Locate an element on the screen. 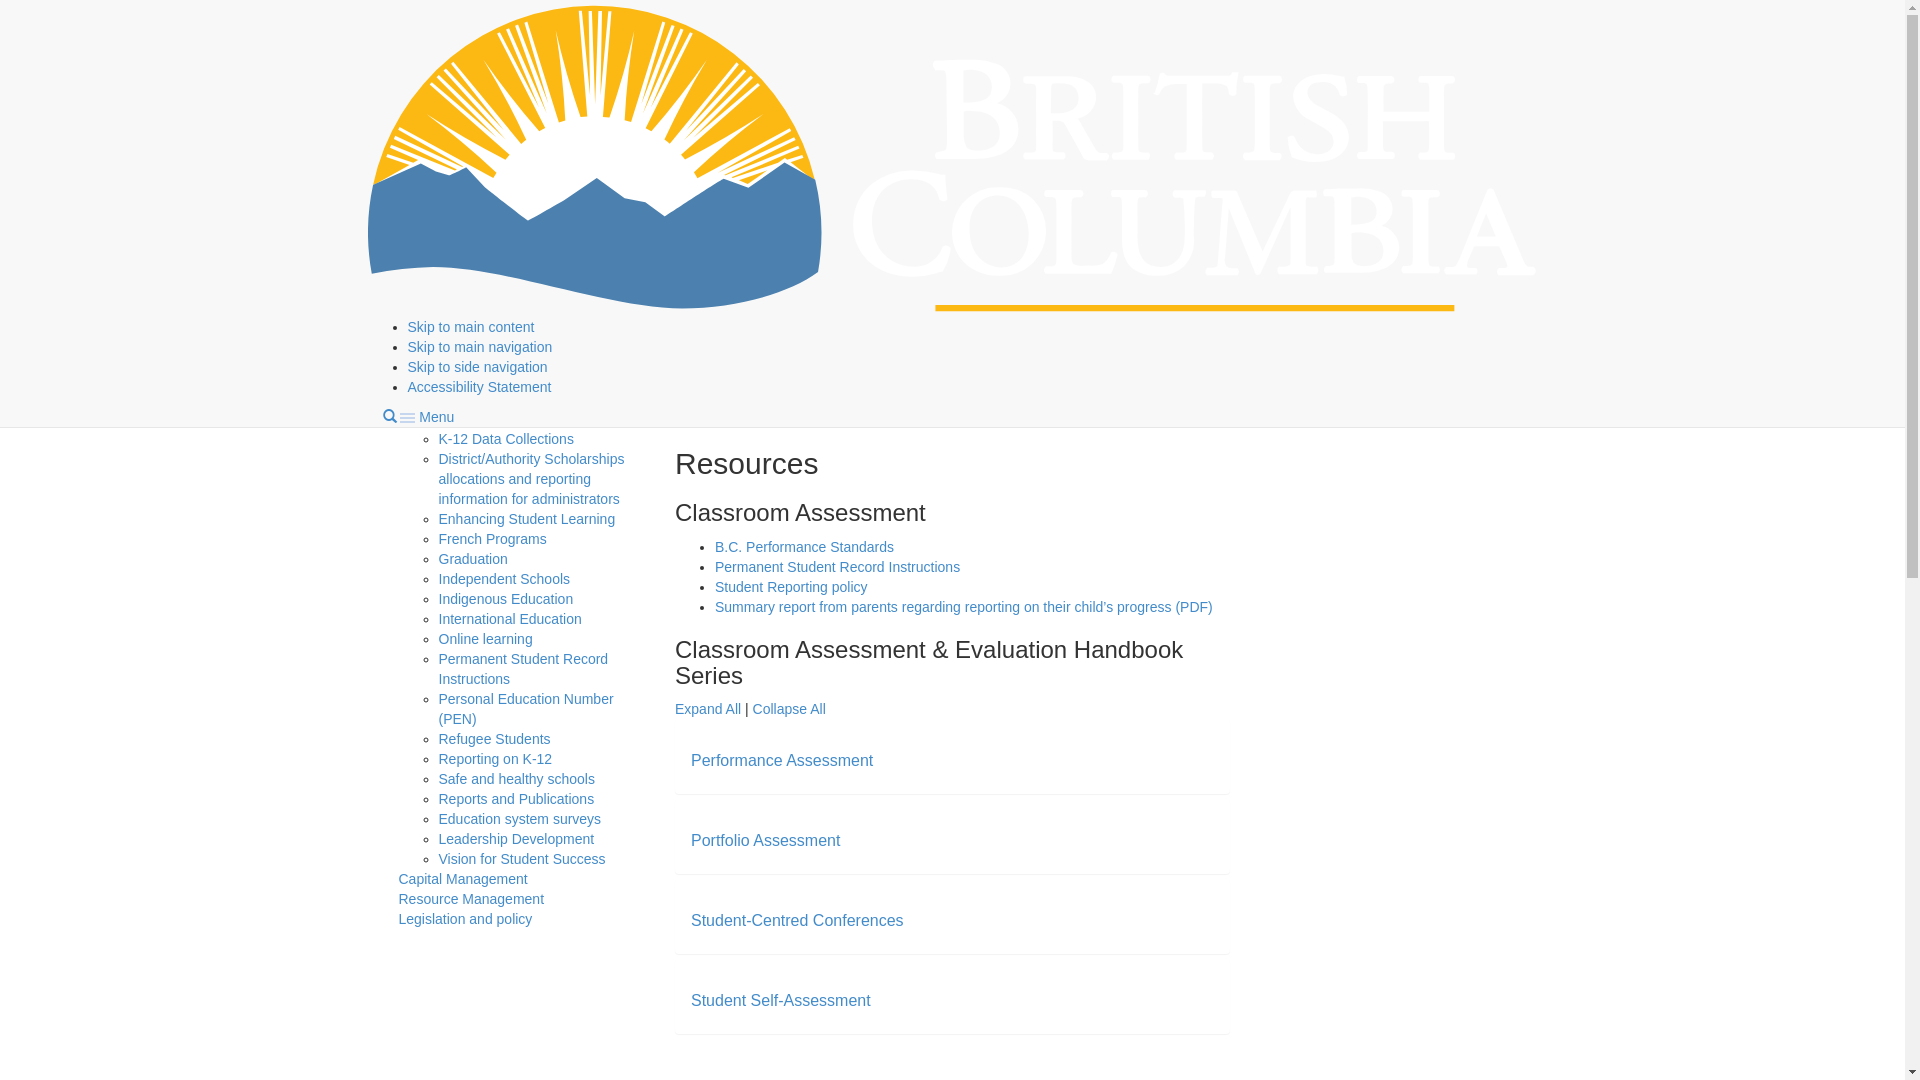 This screenshot has width=1920, height=1080. 'Capital Management' is located at coordinates (461, 878).